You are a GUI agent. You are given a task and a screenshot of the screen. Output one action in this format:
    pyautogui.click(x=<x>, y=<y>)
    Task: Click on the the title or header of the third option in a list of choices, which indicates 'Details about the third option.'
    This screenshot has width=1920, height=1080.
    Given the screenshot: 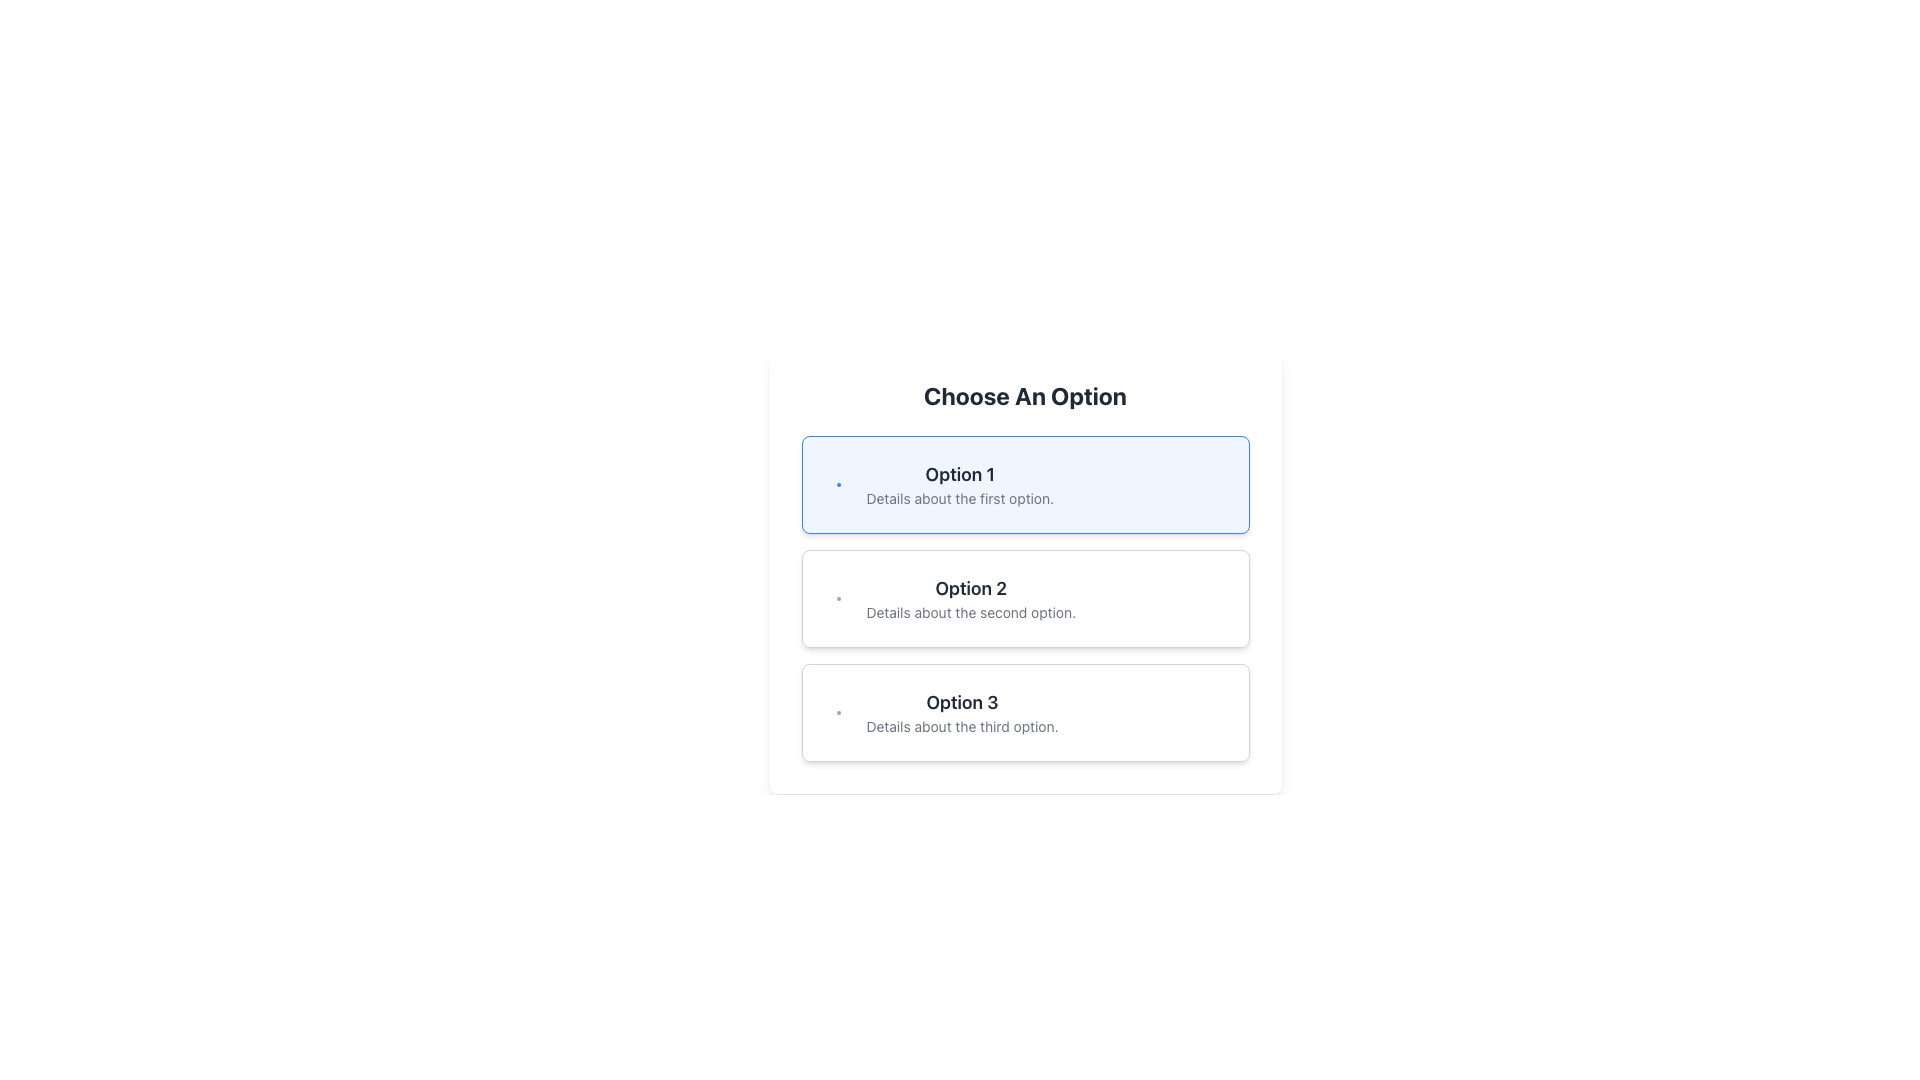 What is the action you would take?
    pyautogui.click(x=962, y=701)
    